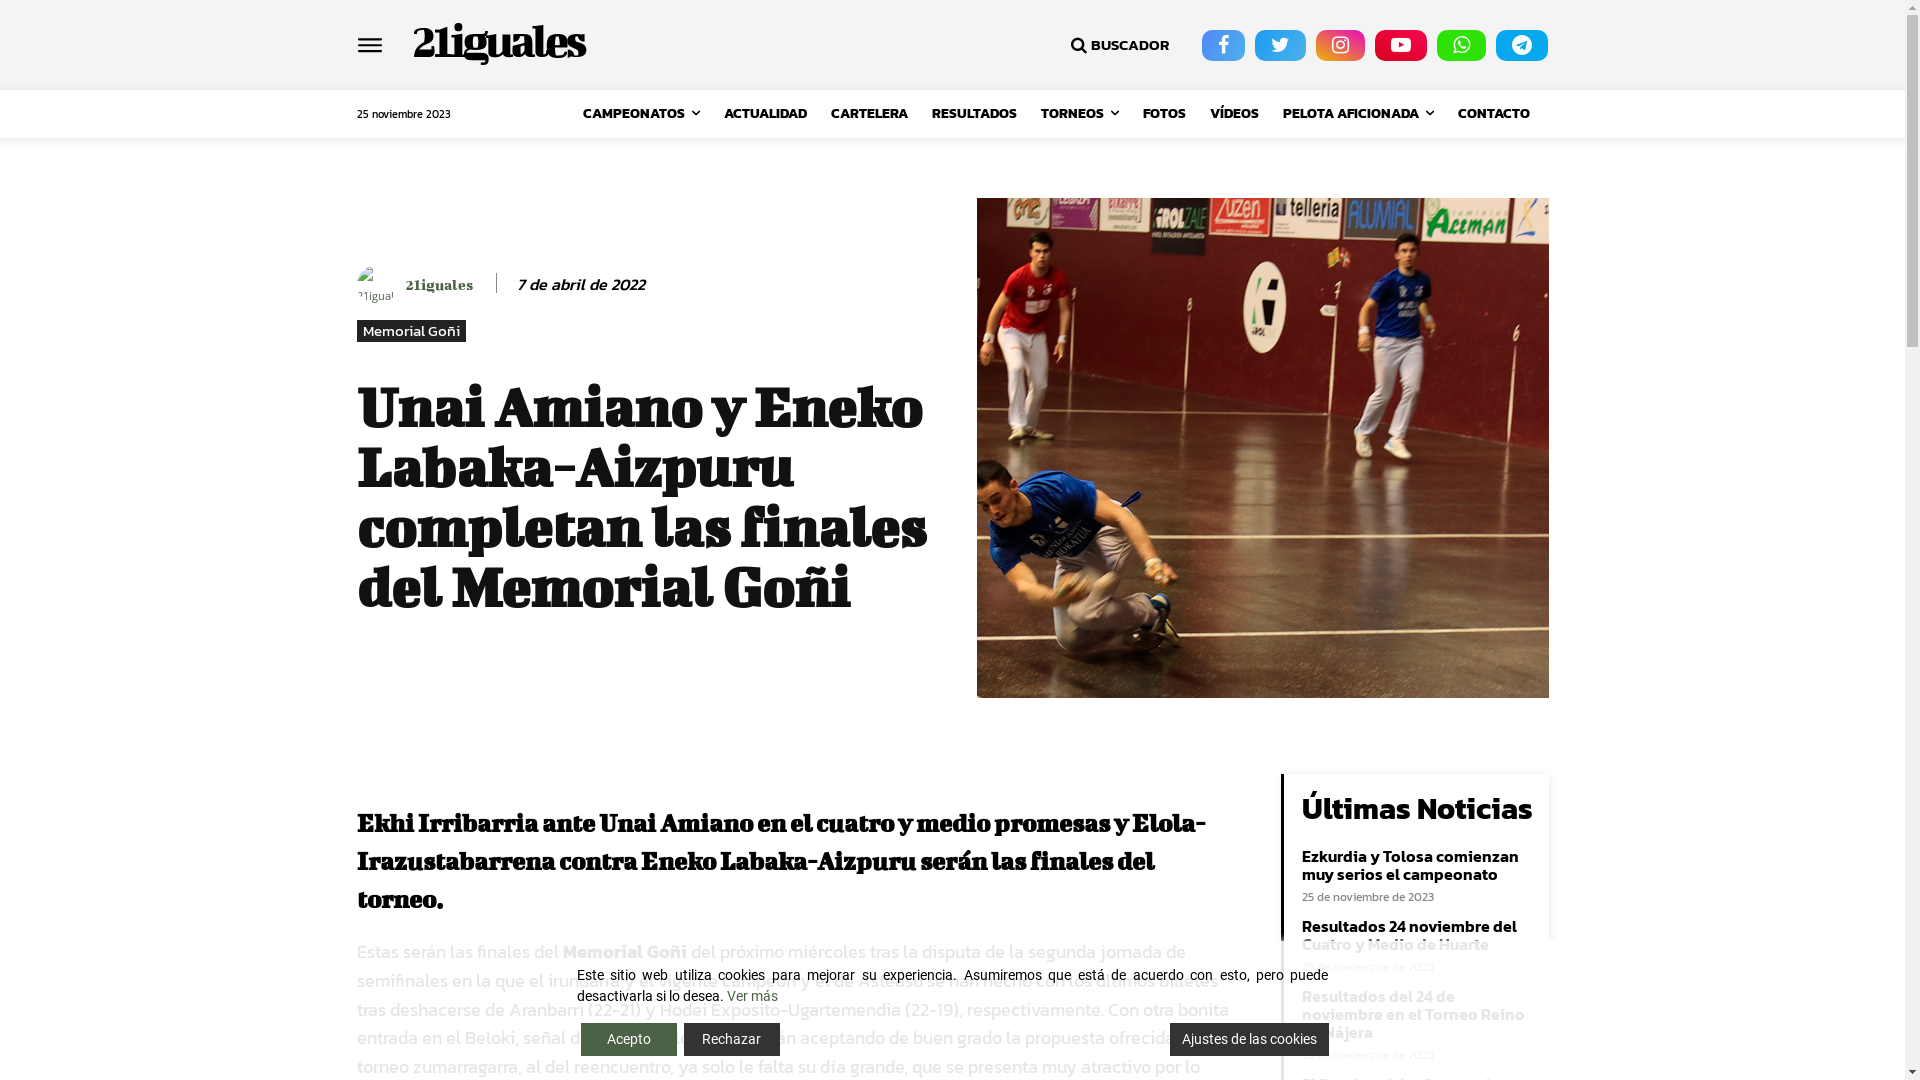 This screenshot has height=1080, width=1920. Describe the element at coordinates (1408, 934) in the screenshot. I see `'Resultados 24 noviembre del Cuatro y Medio de Huarte'` at that location.